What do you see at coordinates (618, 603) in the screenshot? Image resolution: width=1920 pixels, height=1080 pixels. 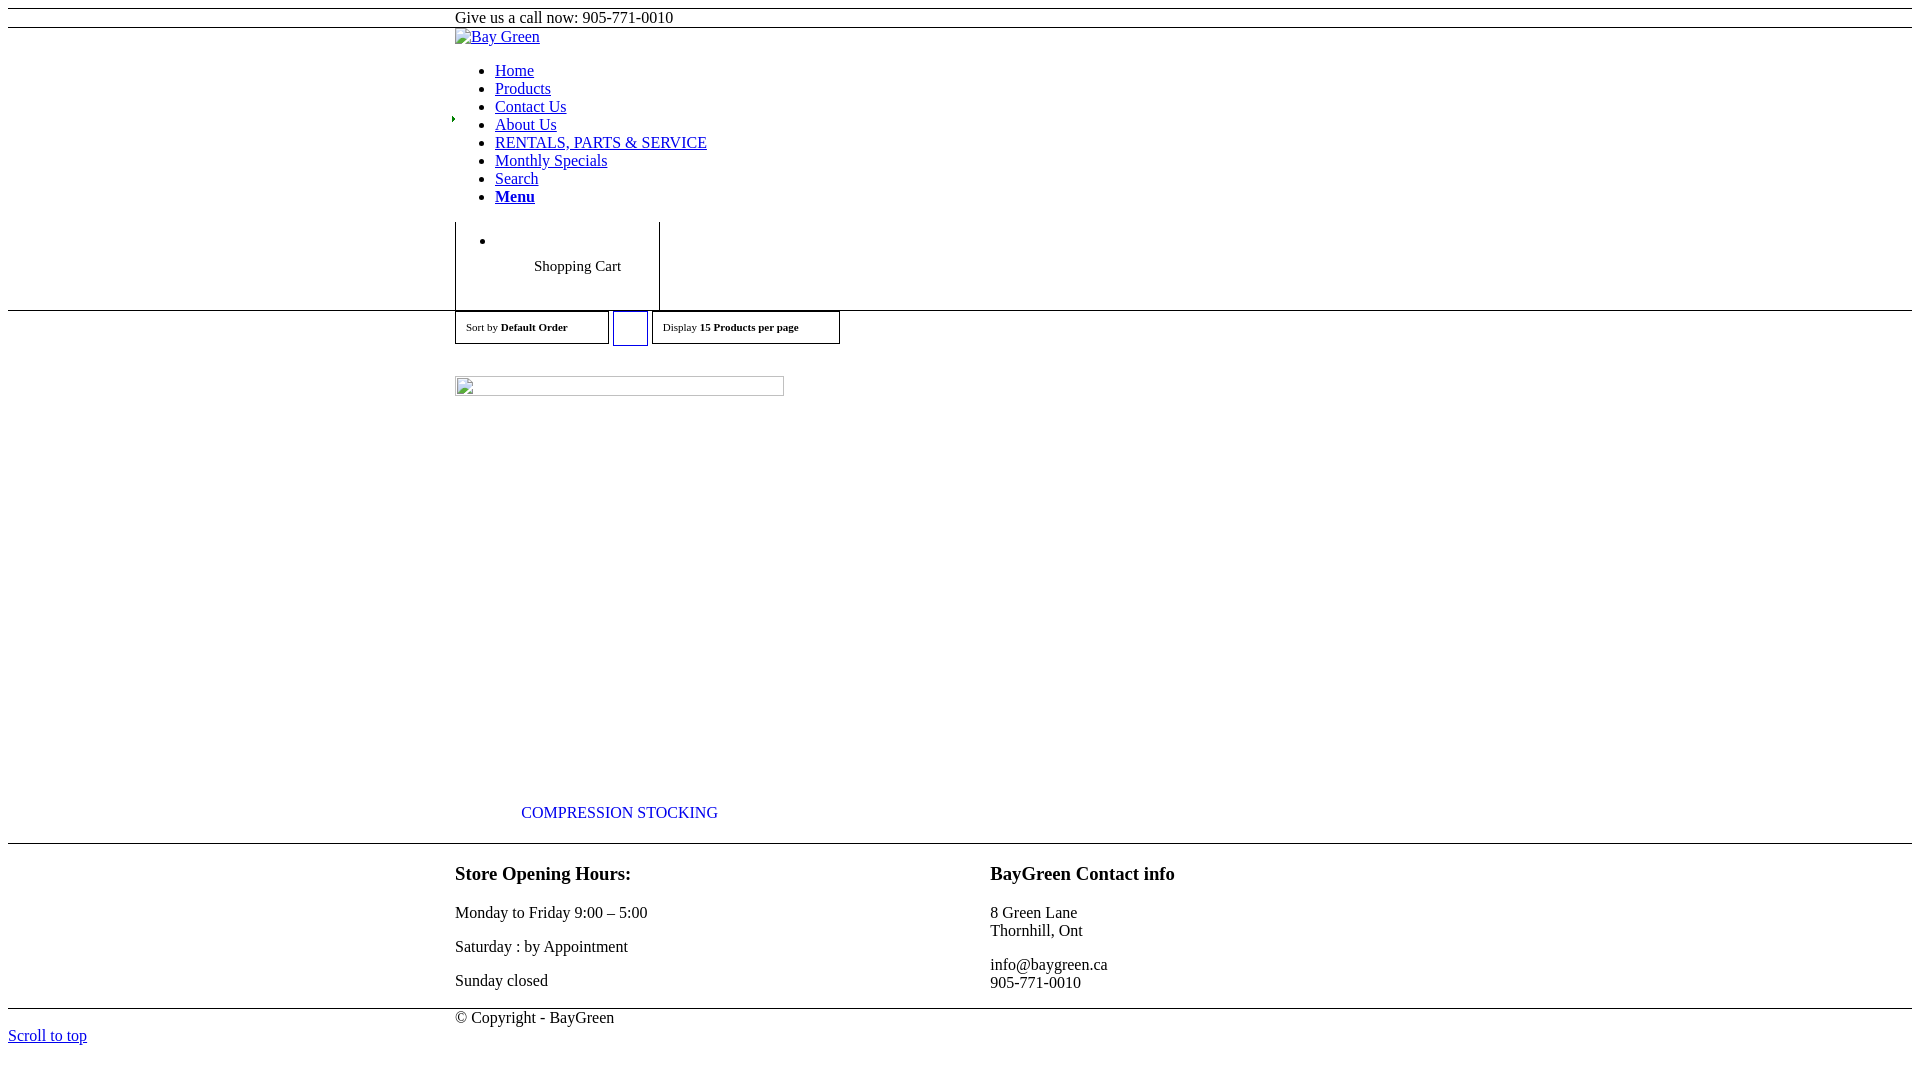 I see `'COMPRESSION STOCKING'` at bounding box center [618, 603].